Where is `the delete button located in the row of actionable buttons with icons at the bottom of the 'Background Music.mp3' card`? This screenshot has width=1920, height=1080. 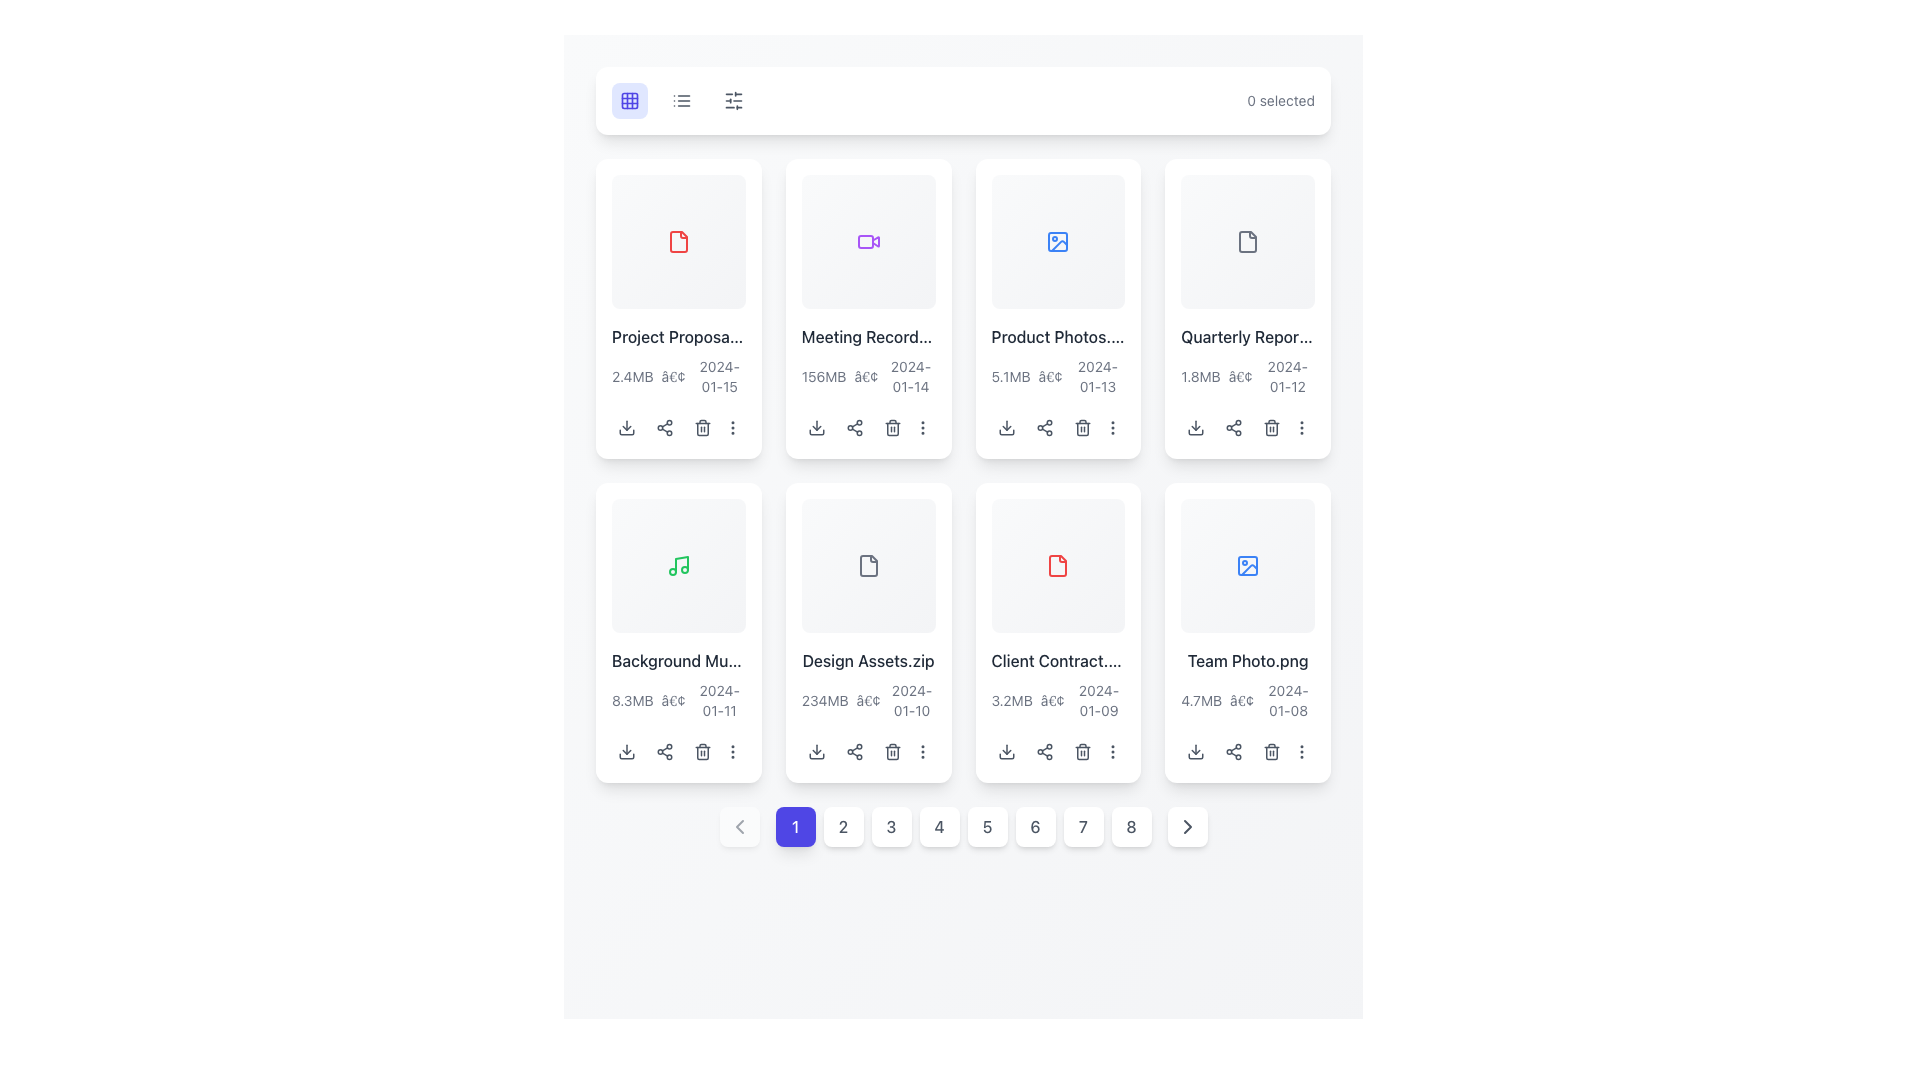
the delete button located in the row of actionable buttons with icons at the bottom of the 'Background Music.mp3' card is located at coordinates (678, 751).